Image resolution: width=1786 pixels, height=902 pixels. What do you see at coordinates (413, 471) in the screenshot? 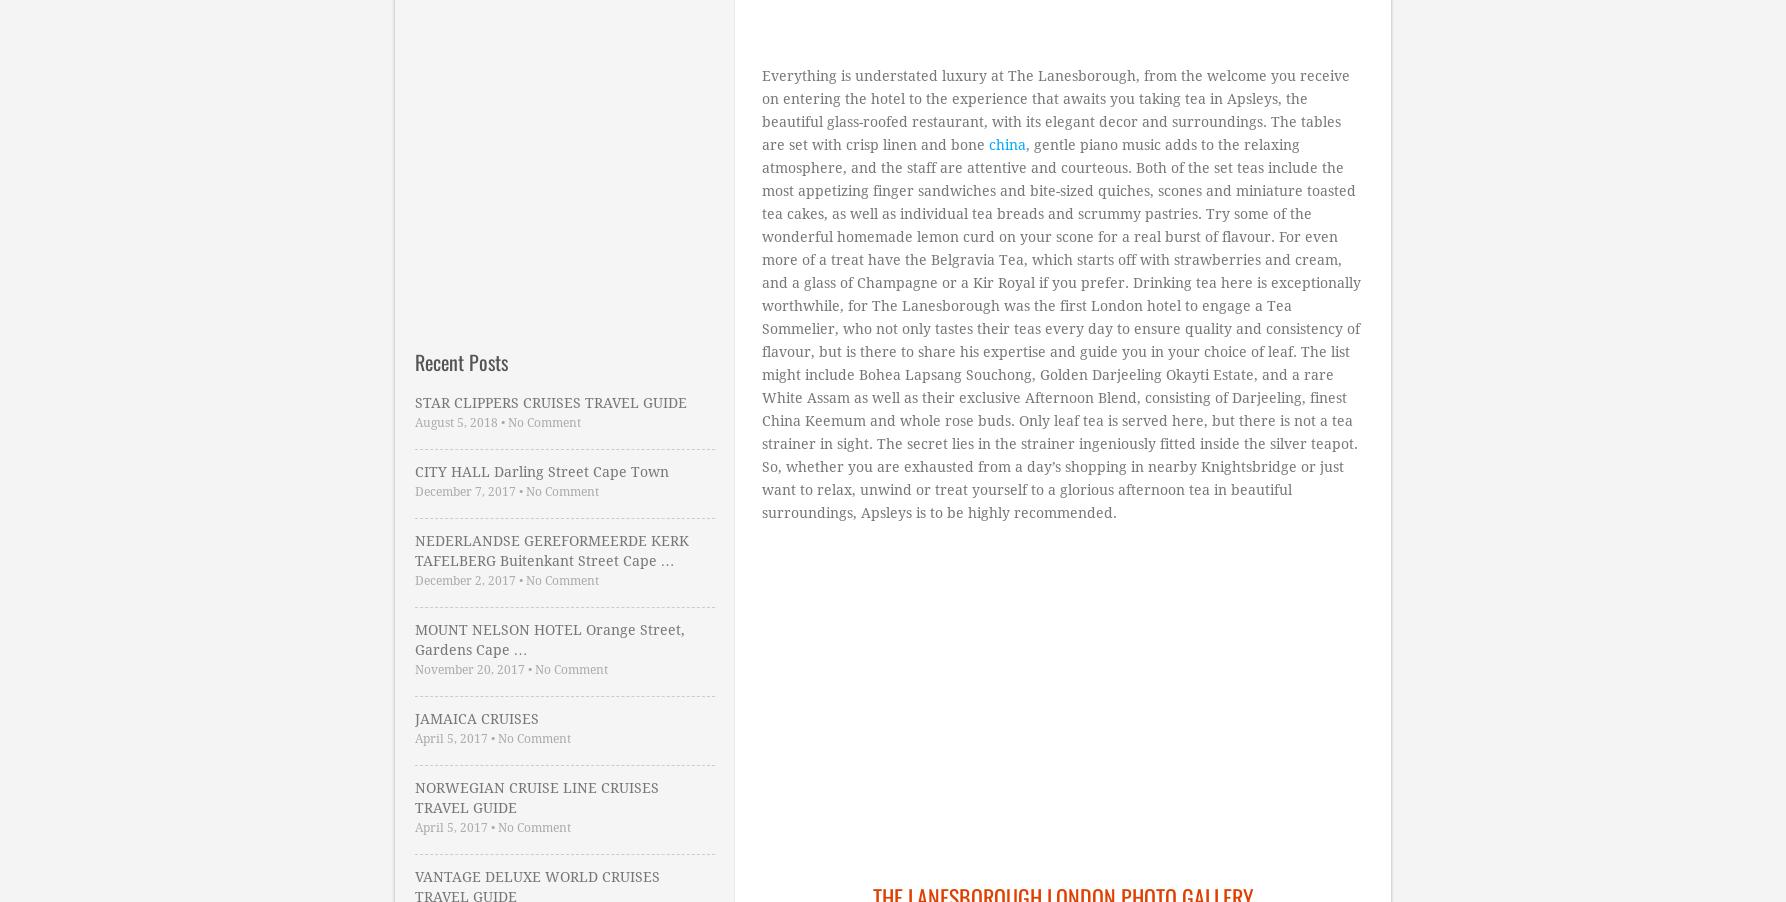
I see `'CITY HALL Darling Street Cape Town'` at bounding box center [413, 471].